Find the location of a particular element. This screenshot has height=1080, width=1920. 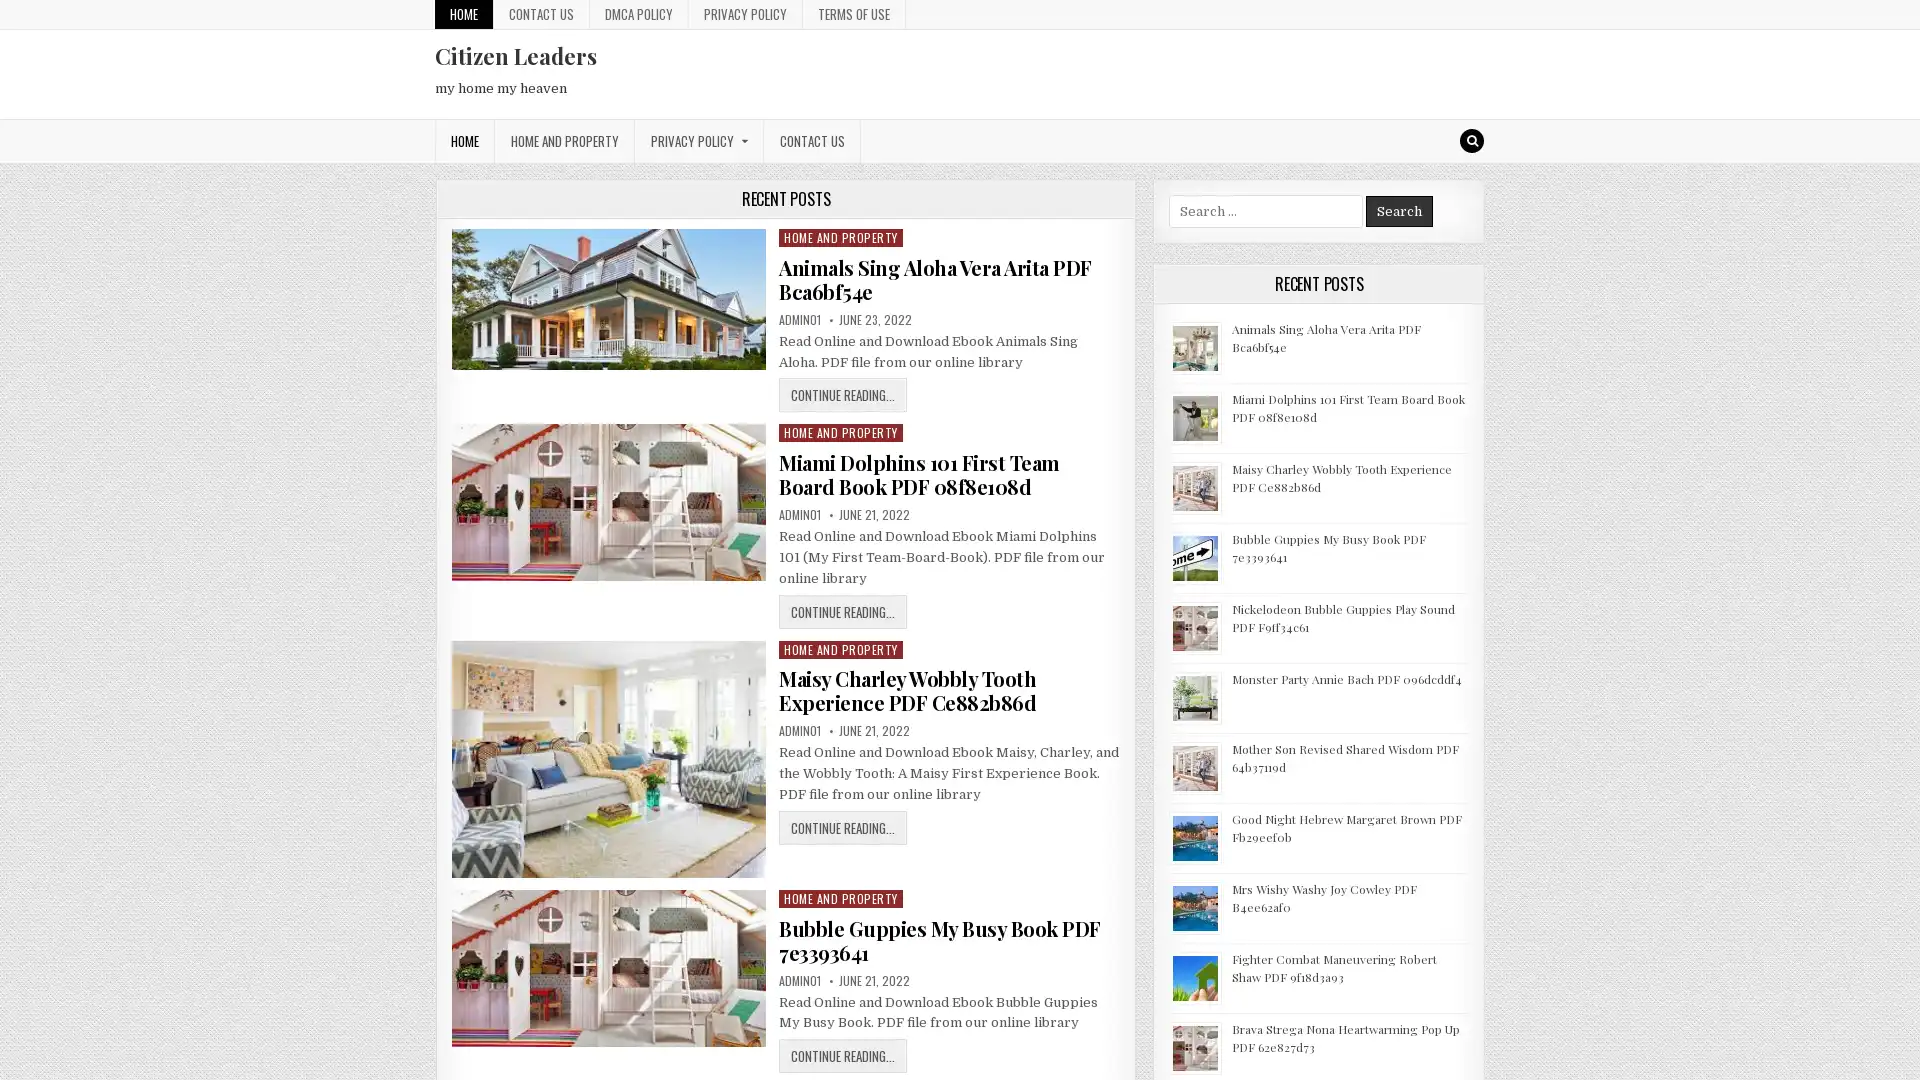

Search is located at coordinates (1398, 211).